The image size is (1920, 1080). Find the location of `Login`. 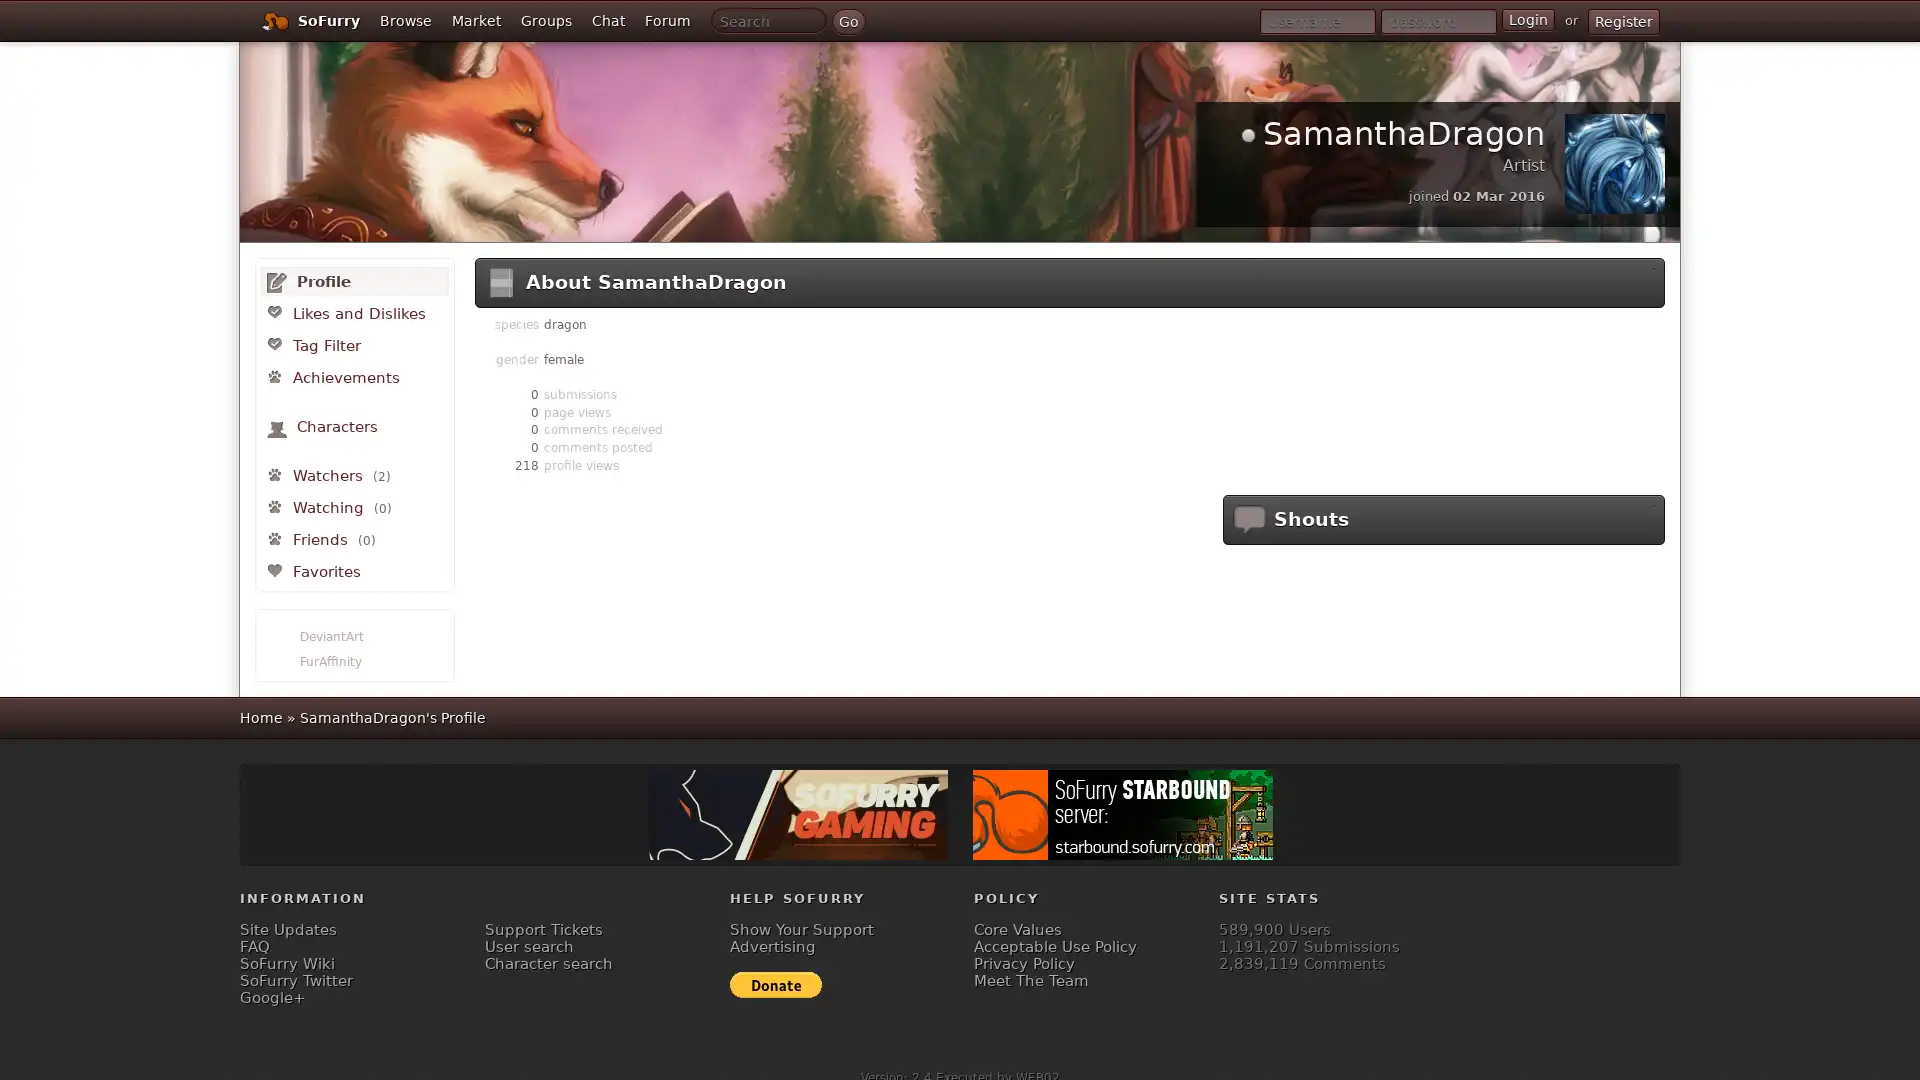

Login is located at coordinates (1527, 19).